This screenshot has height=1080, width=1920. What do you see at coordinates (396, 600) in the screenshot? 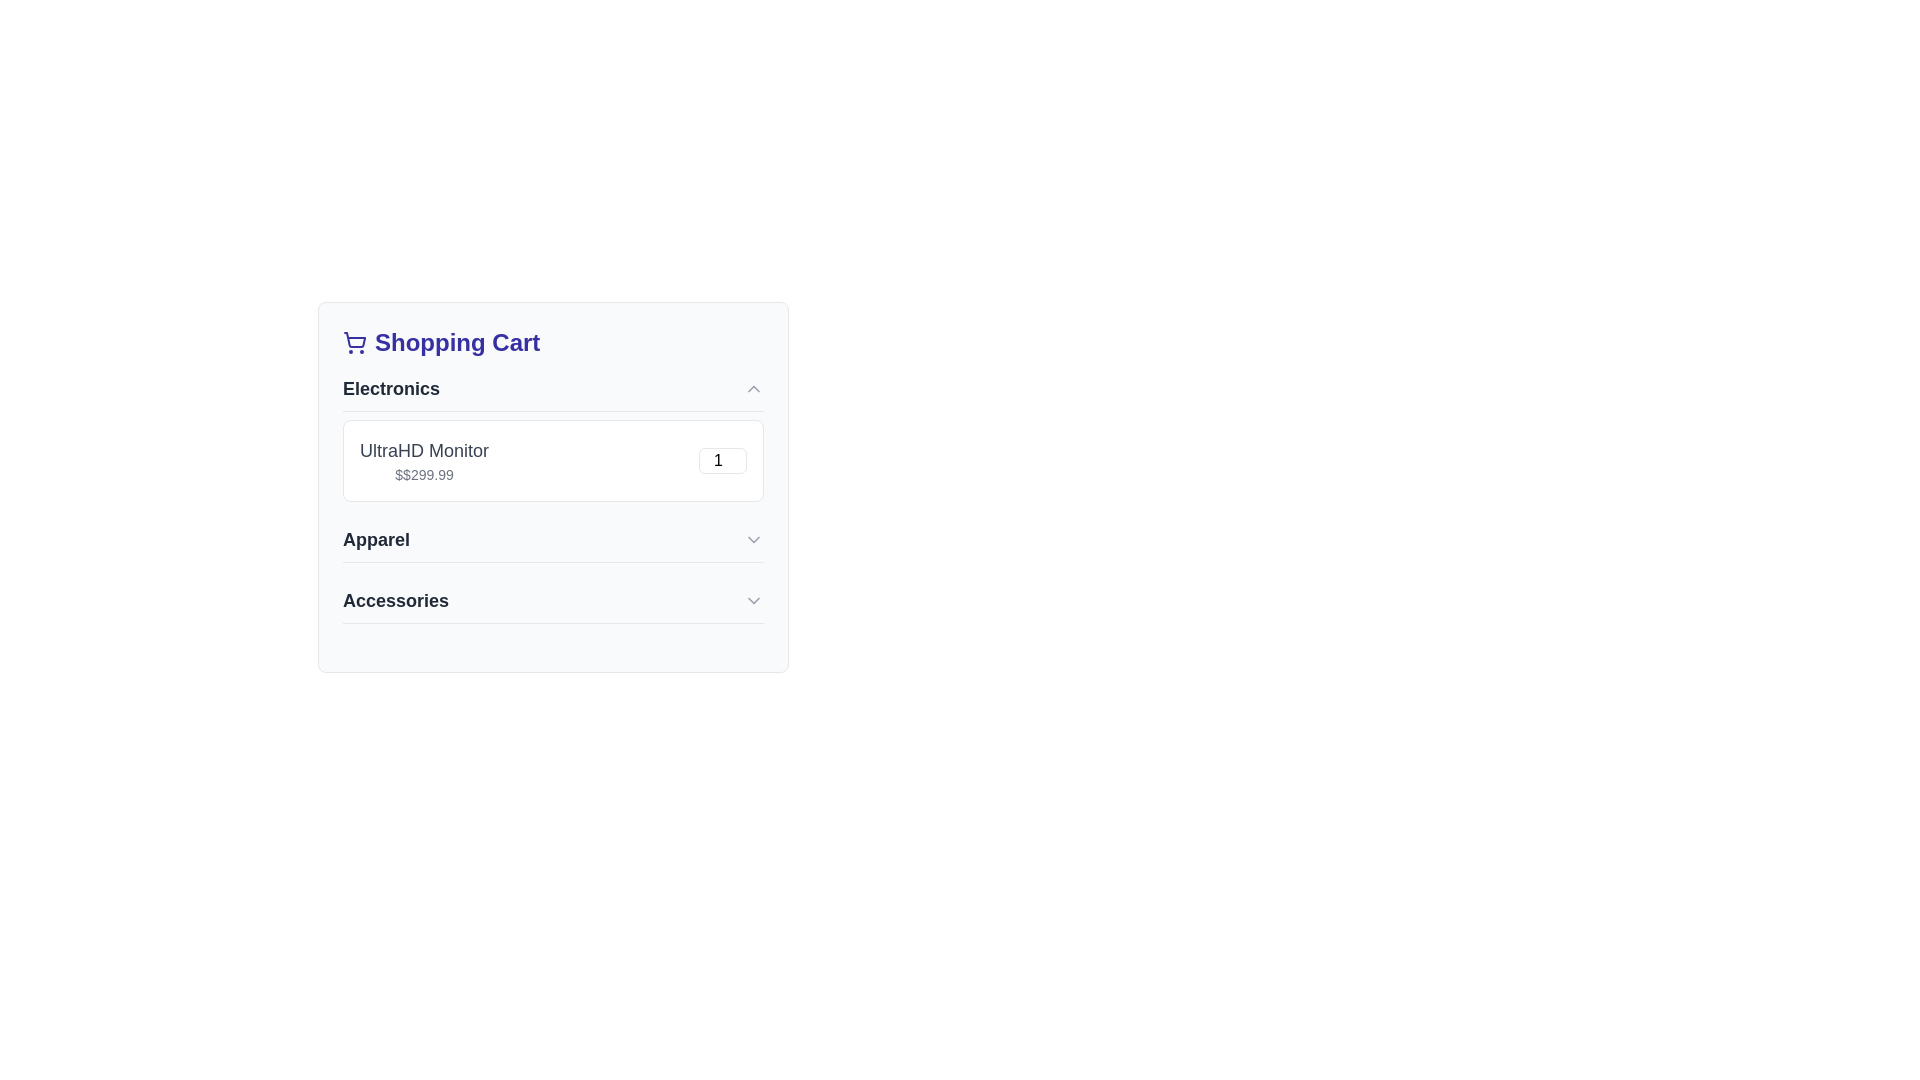
I see `the text label displaying 'Accessories' in bold and large dark gray font, located beneath the 'Apparel' heading` at bounding box center [396, 600].